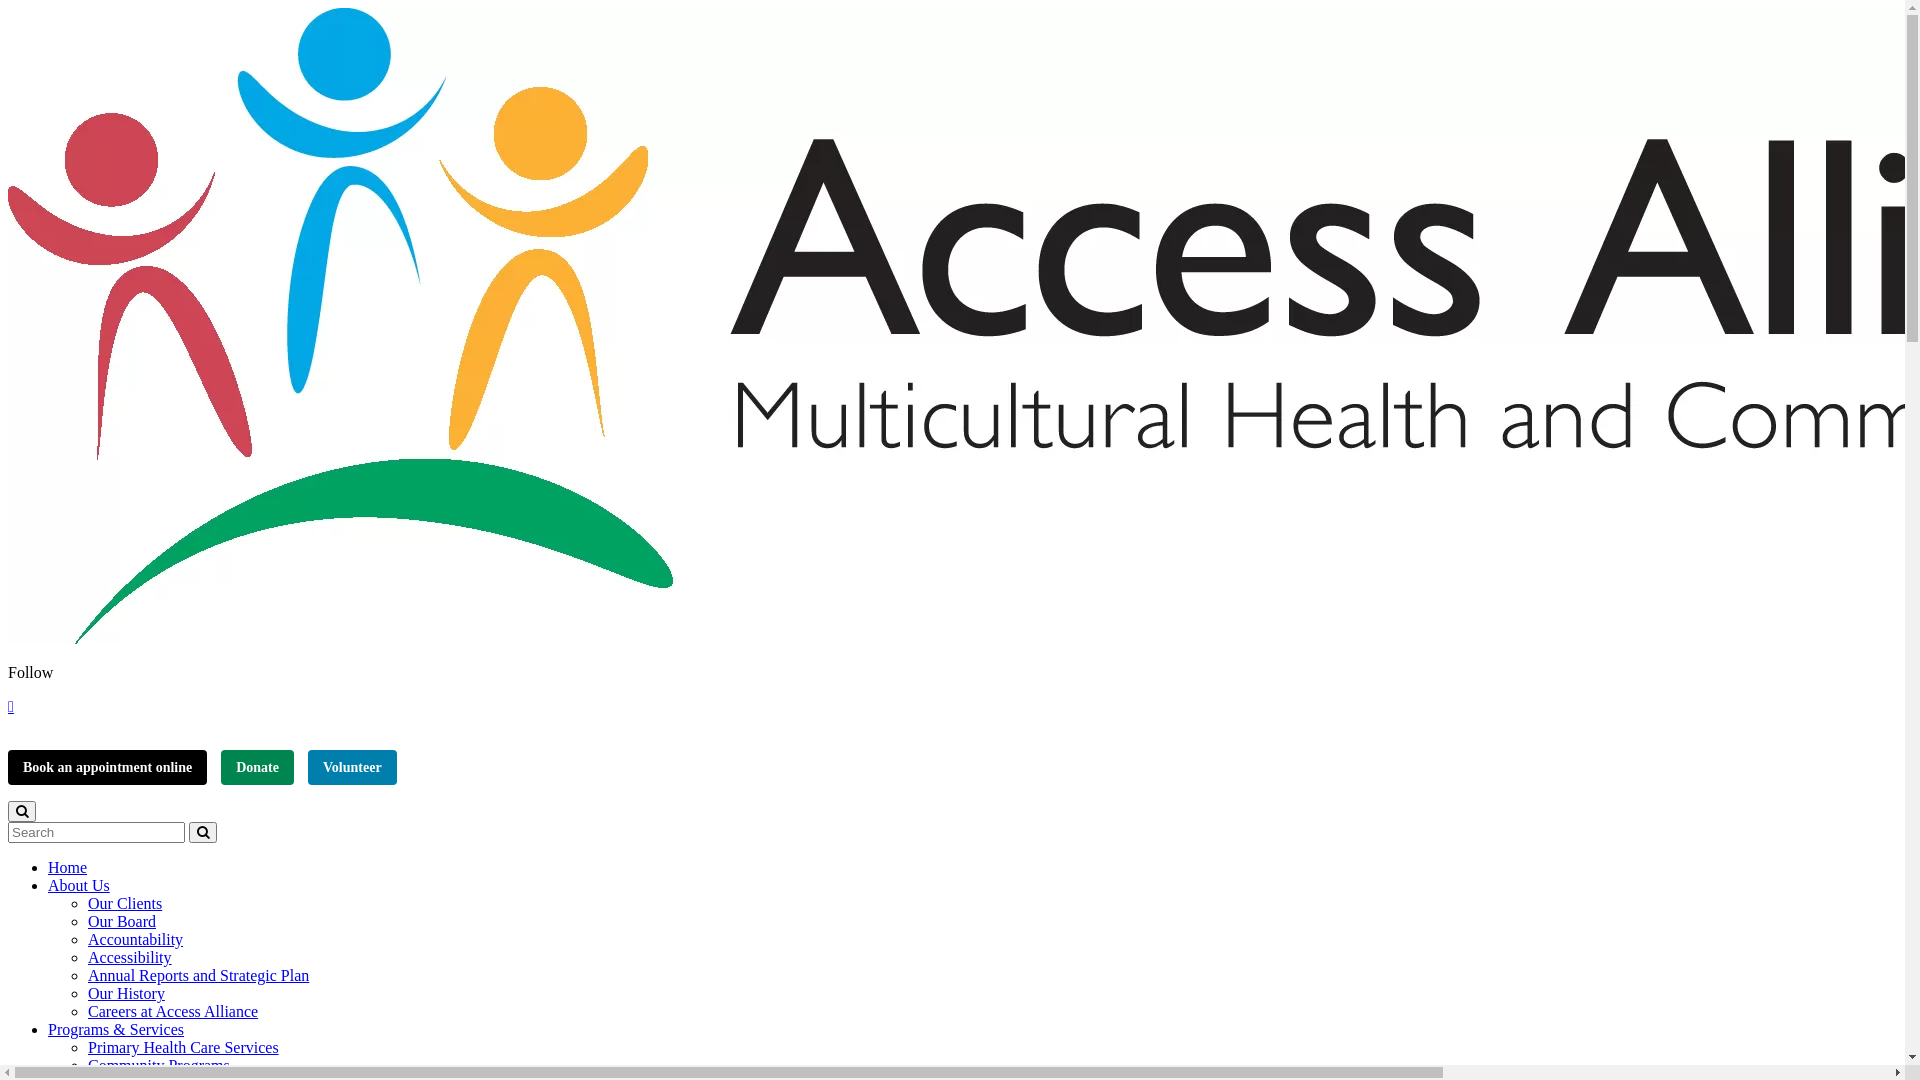 Image resolution: width=1920 pixels, height=1080 pixels. What do you see at coordinates (86, 1064) in the screenshot?
I see `'Community Programs'` at bounding box center [86, 1064].